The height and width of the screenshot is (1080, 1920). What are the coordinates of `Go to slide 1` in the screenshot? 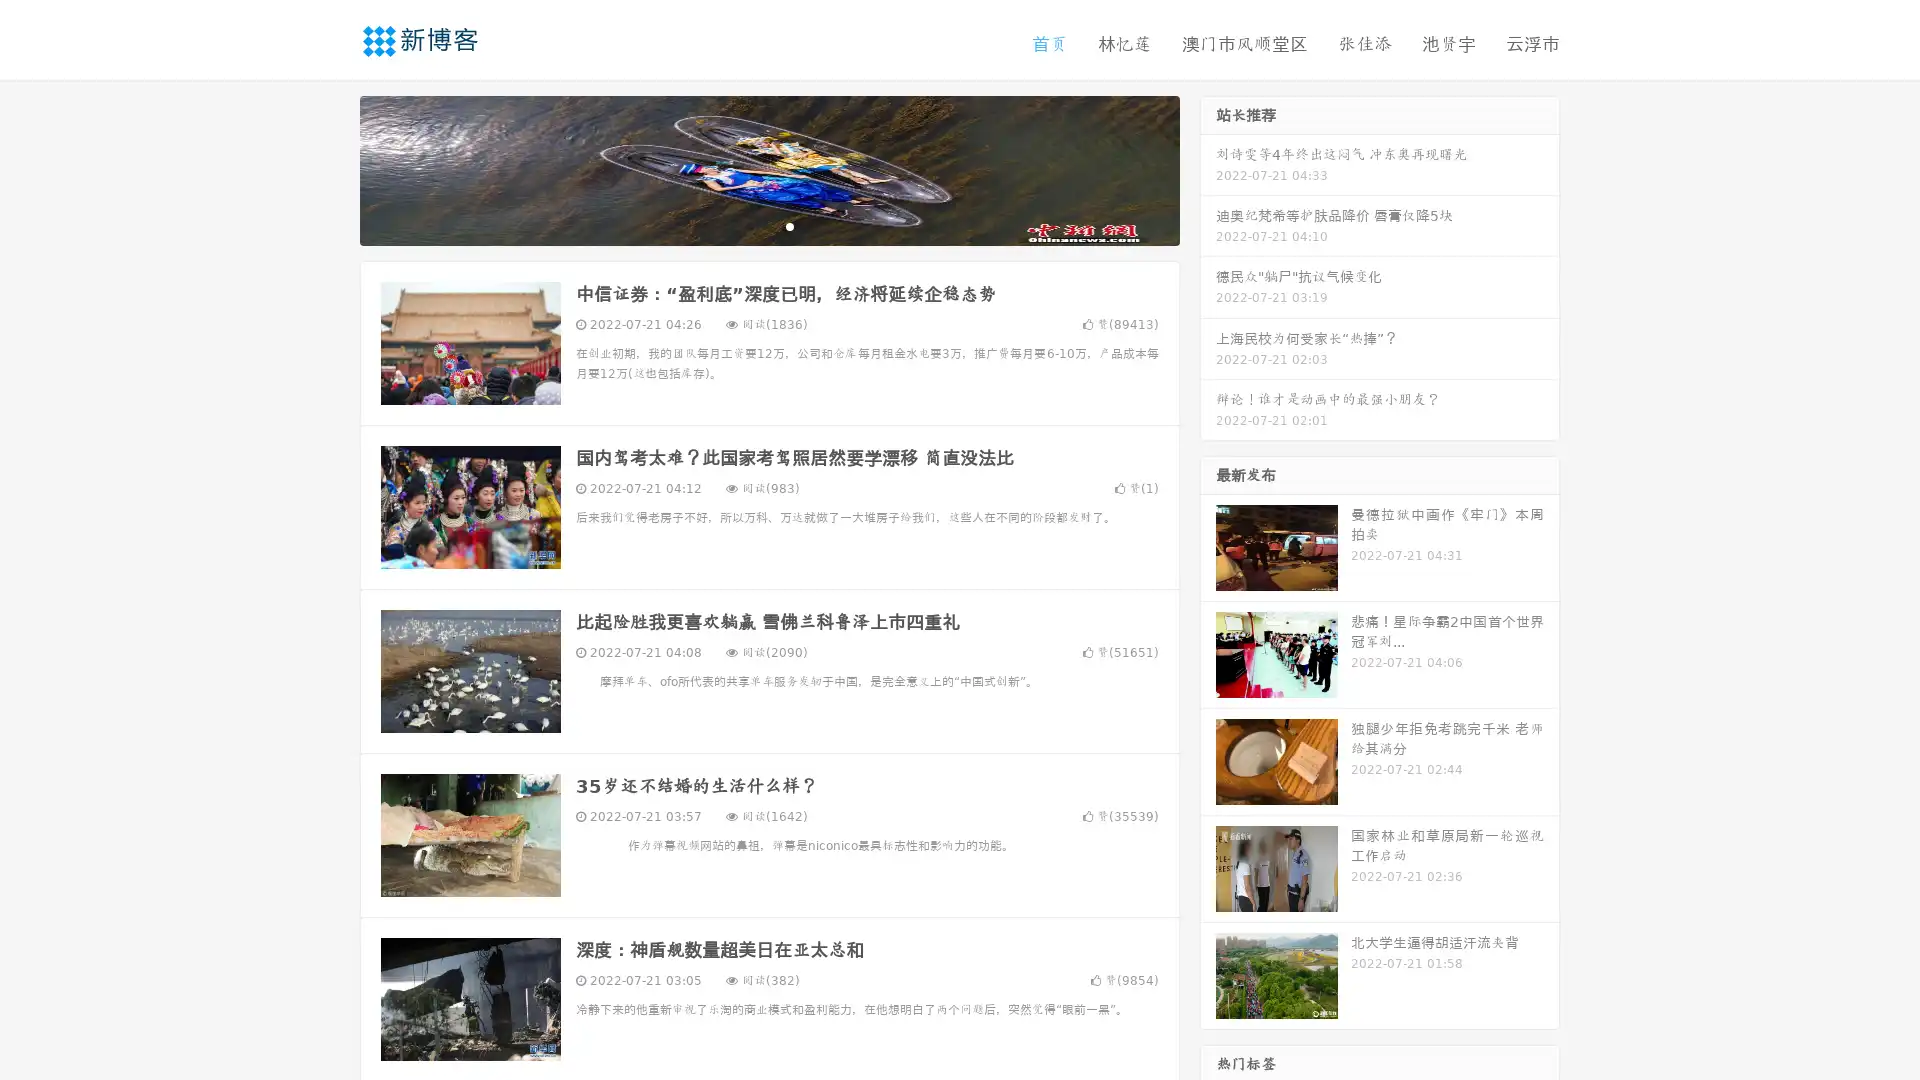 It's located at (748, 225).